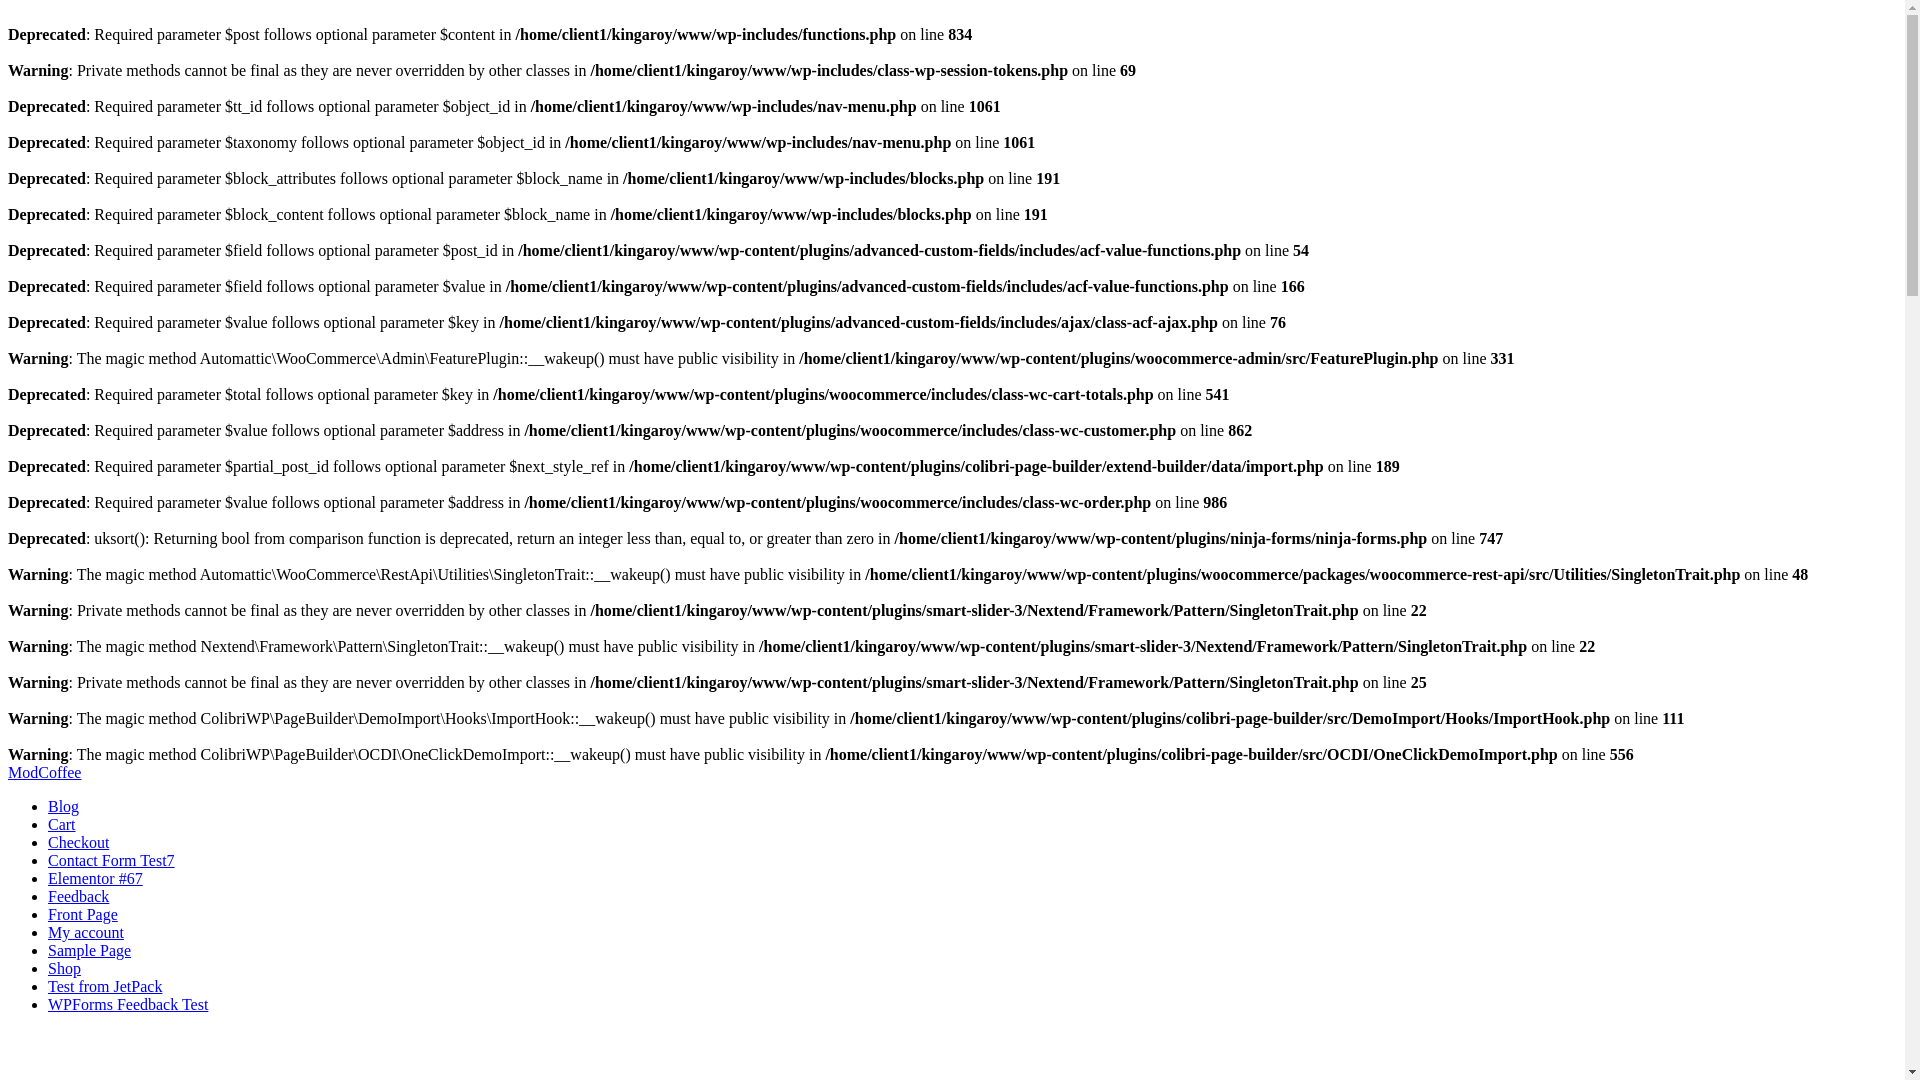 This screenshot has height=1080, width=1920. What do you see at coordinates (44, 771) in the screenshot?
I see `'ModCoffee'` at bounding box center [44, 771].